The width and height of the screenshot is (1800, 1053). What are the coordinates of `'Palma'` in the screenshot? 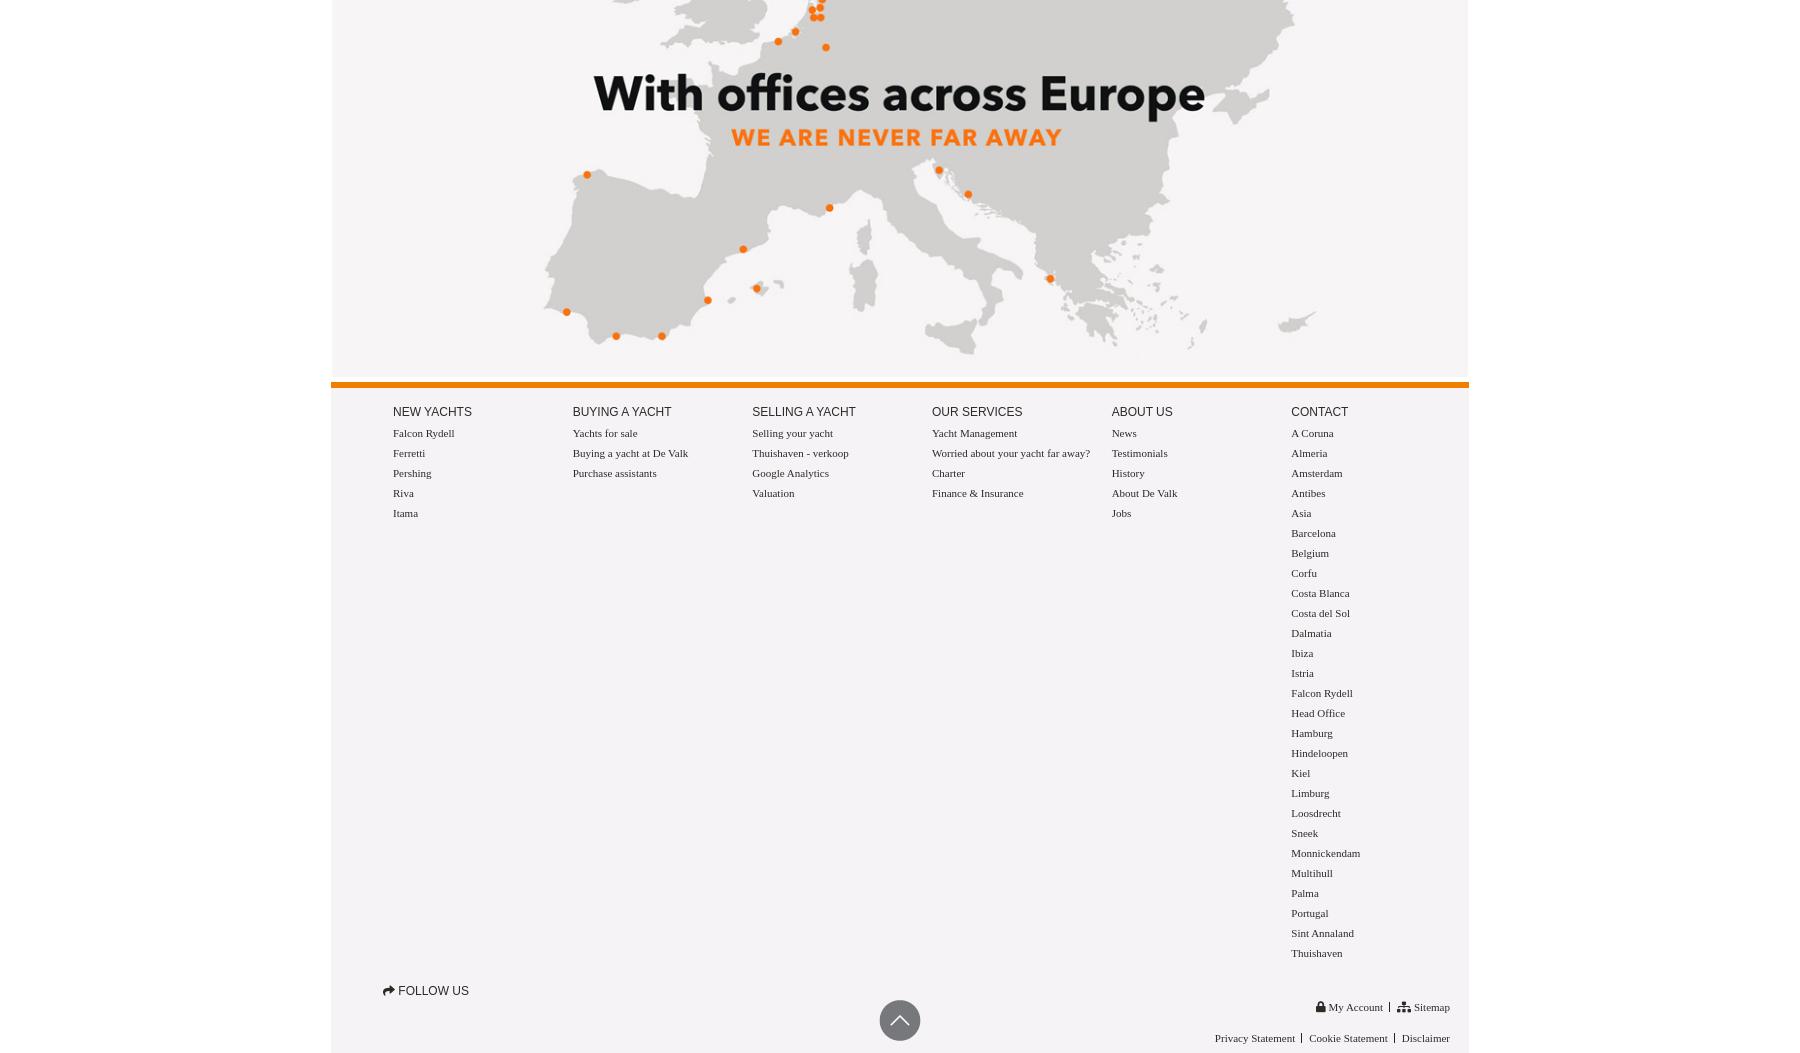 It's located at (1304, 893).